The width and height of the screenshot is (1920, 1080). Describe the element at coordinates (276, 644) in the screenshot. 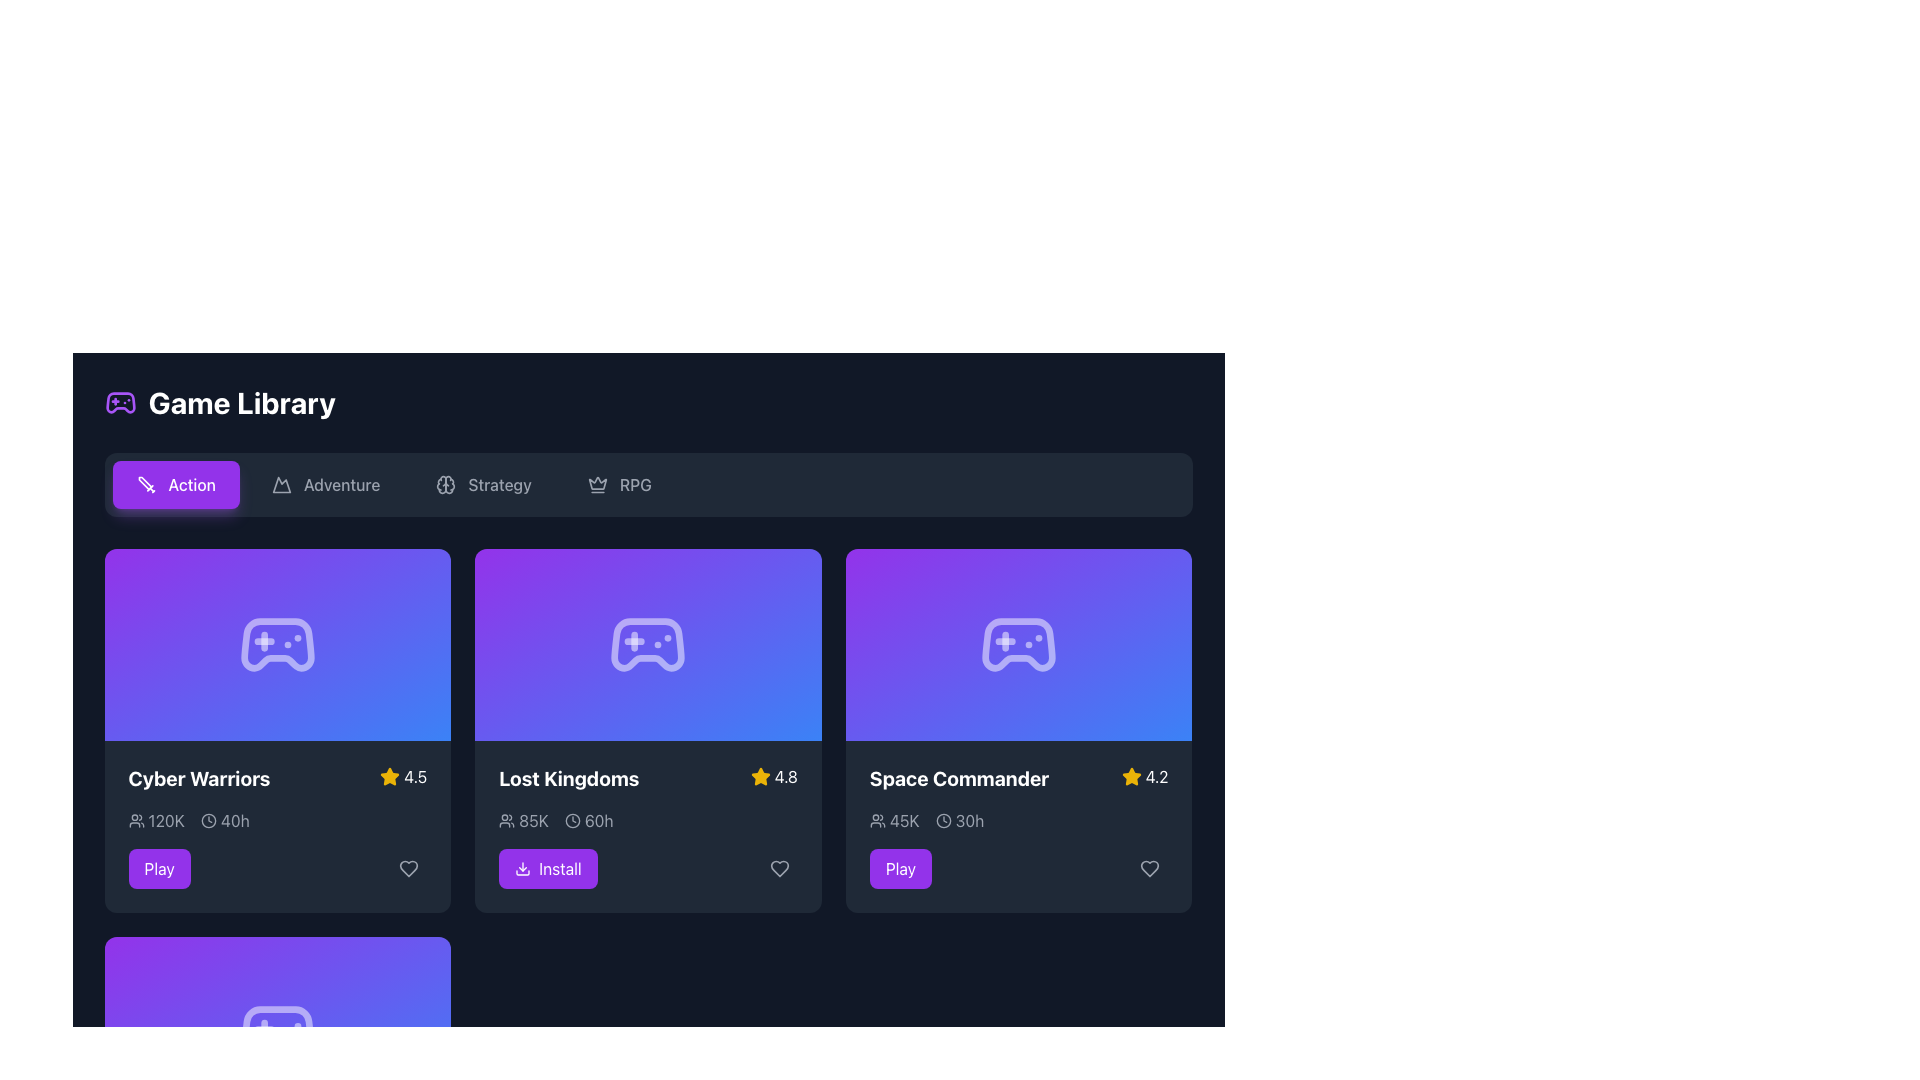

I see `the first icon in the top row of game cards in the library, which represents the game associated with the card and is centered above the text 'Cyber Warriors'` at that location.